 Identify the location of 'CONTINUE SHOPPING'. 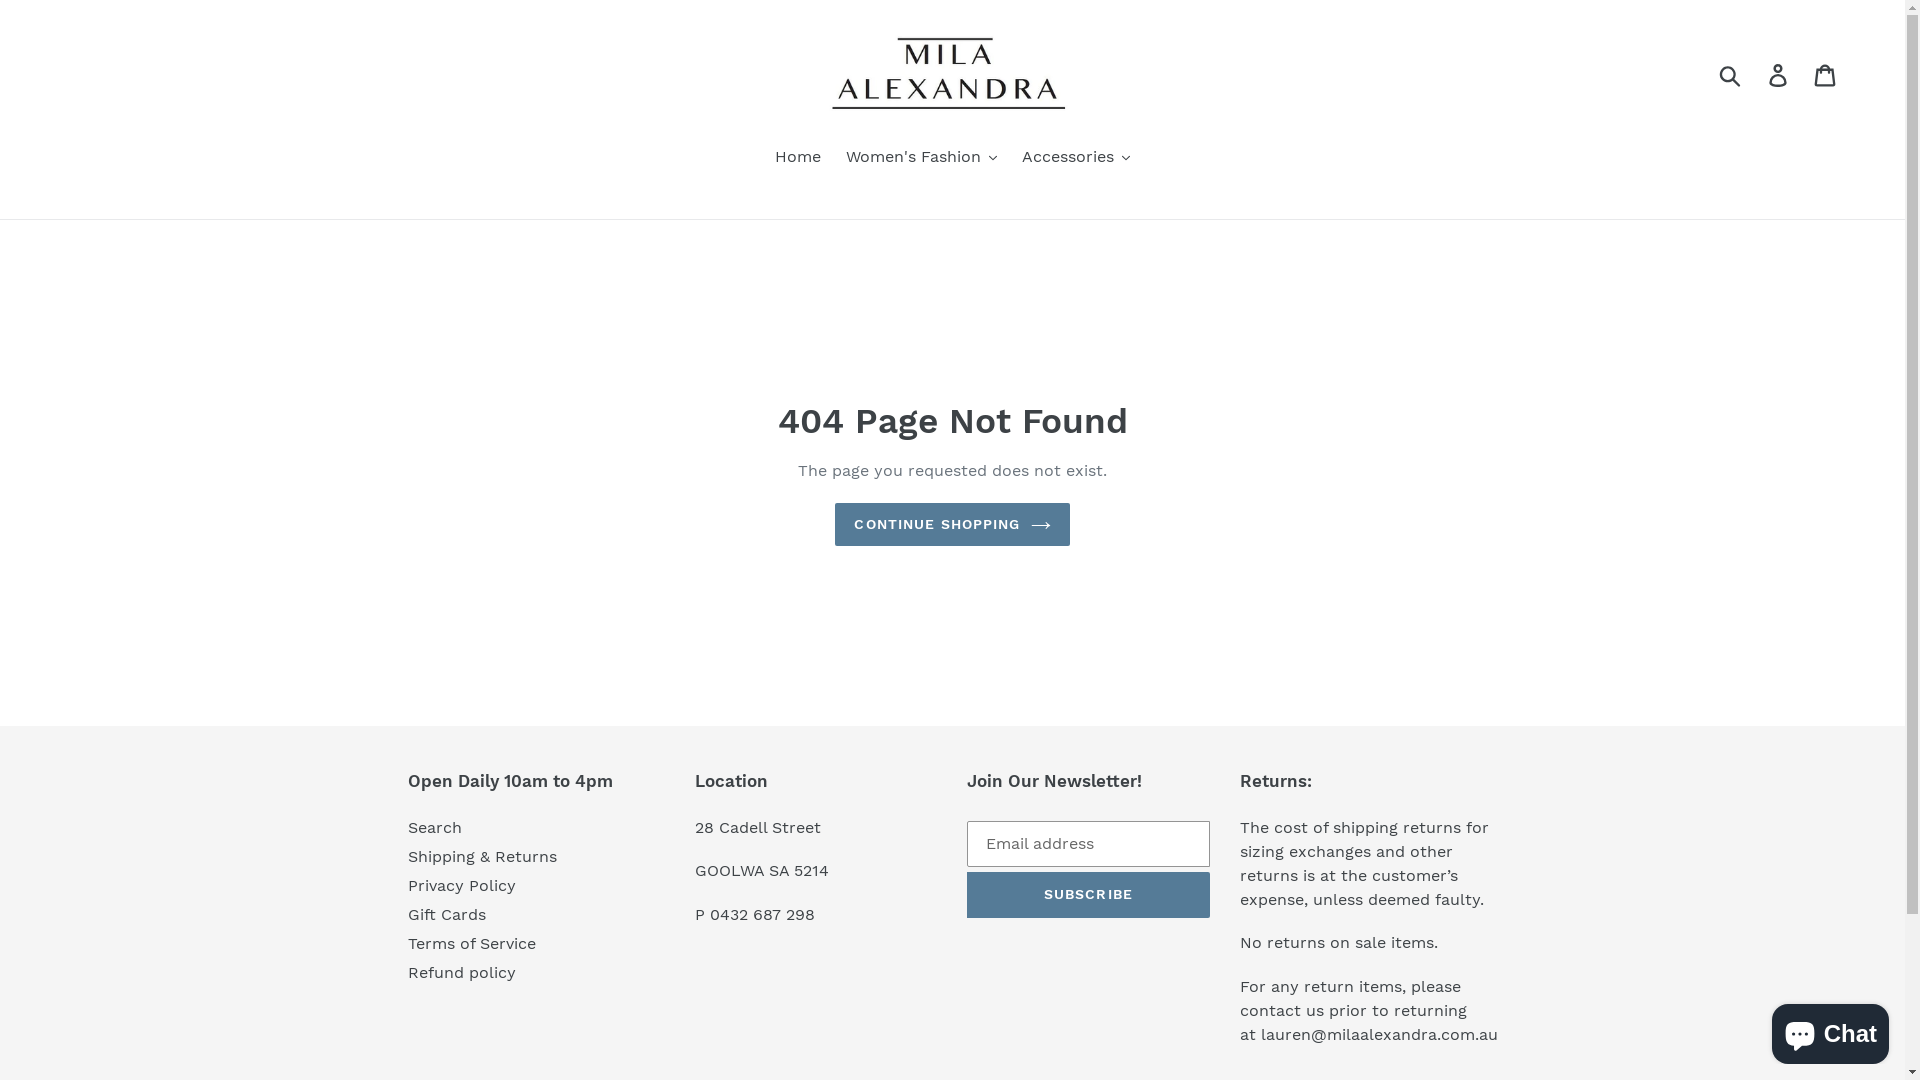
(950, 523).